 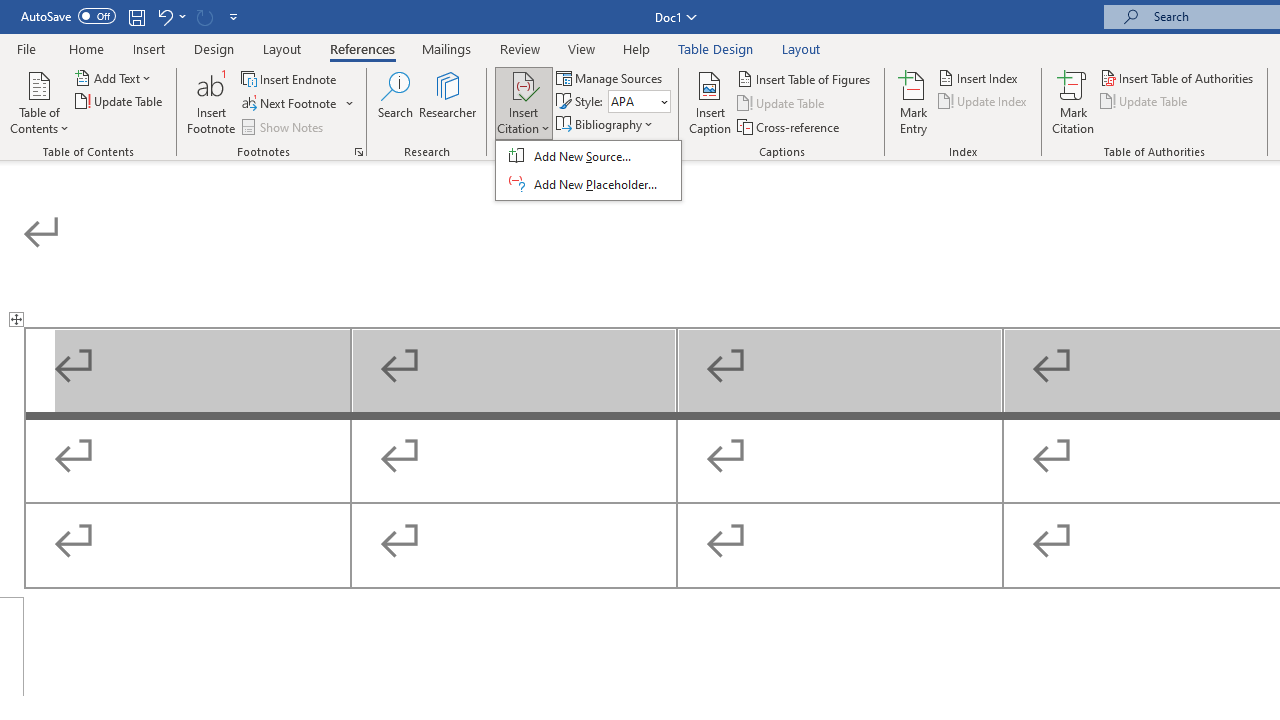 I want to click on 'Mark Citation...', so click(x=1072, y=103).